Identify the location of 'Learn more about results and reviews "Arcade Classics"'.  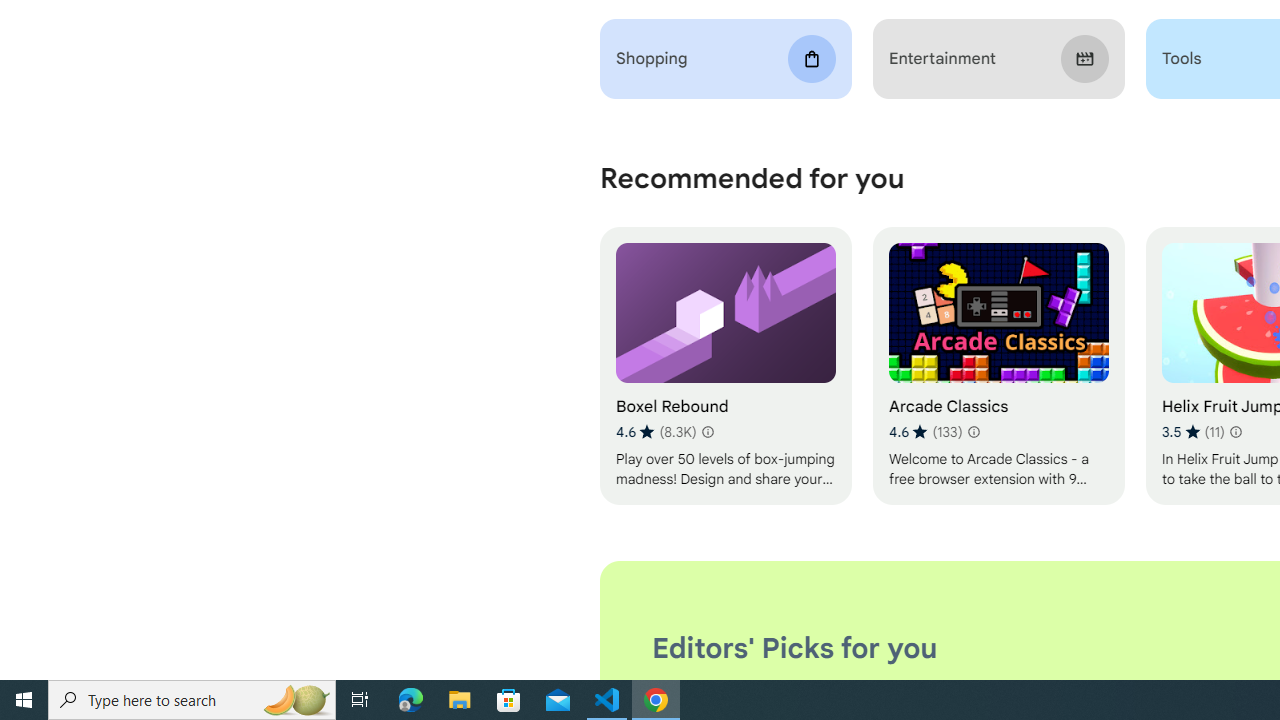
(972, 431).